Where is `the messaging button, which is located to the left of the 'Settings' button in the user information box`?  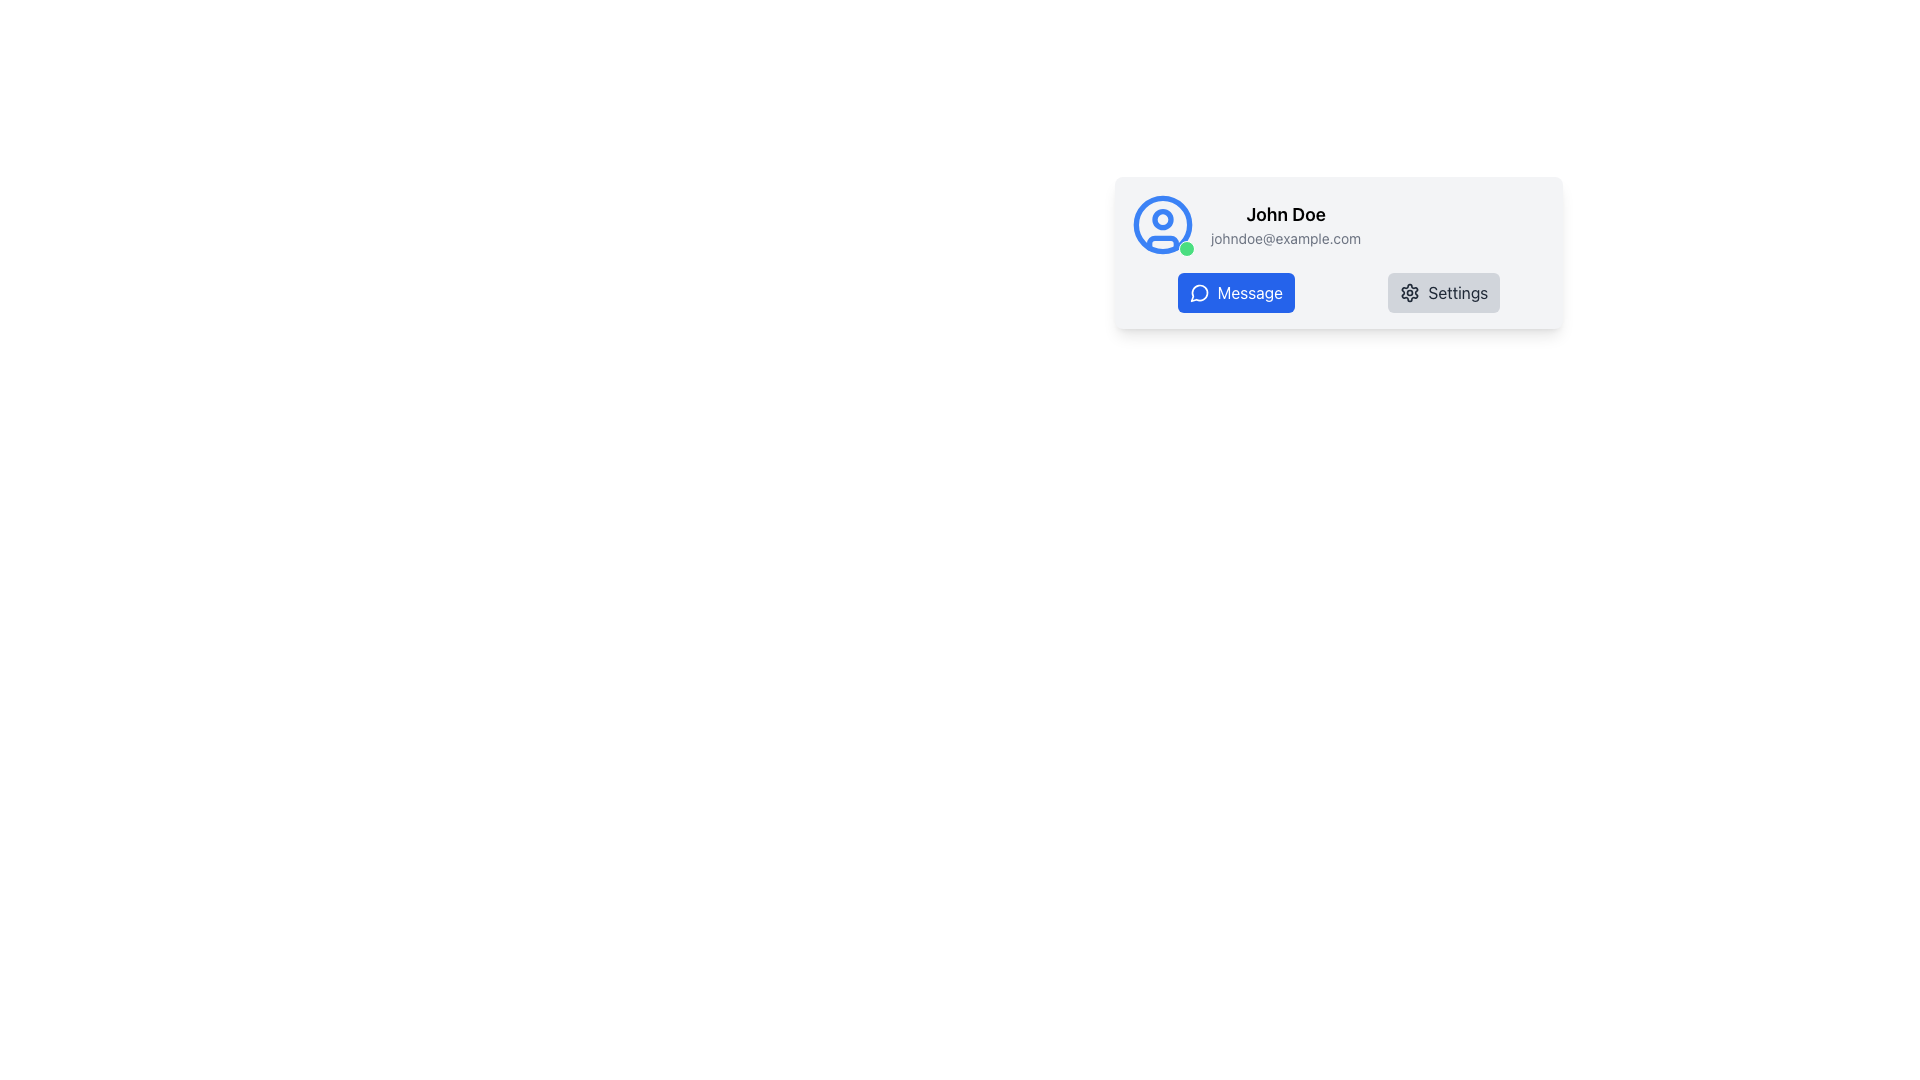
the messaging button, which is located to the left of the 'Settings' button in the user information box is located at coordinates (1235, 293).